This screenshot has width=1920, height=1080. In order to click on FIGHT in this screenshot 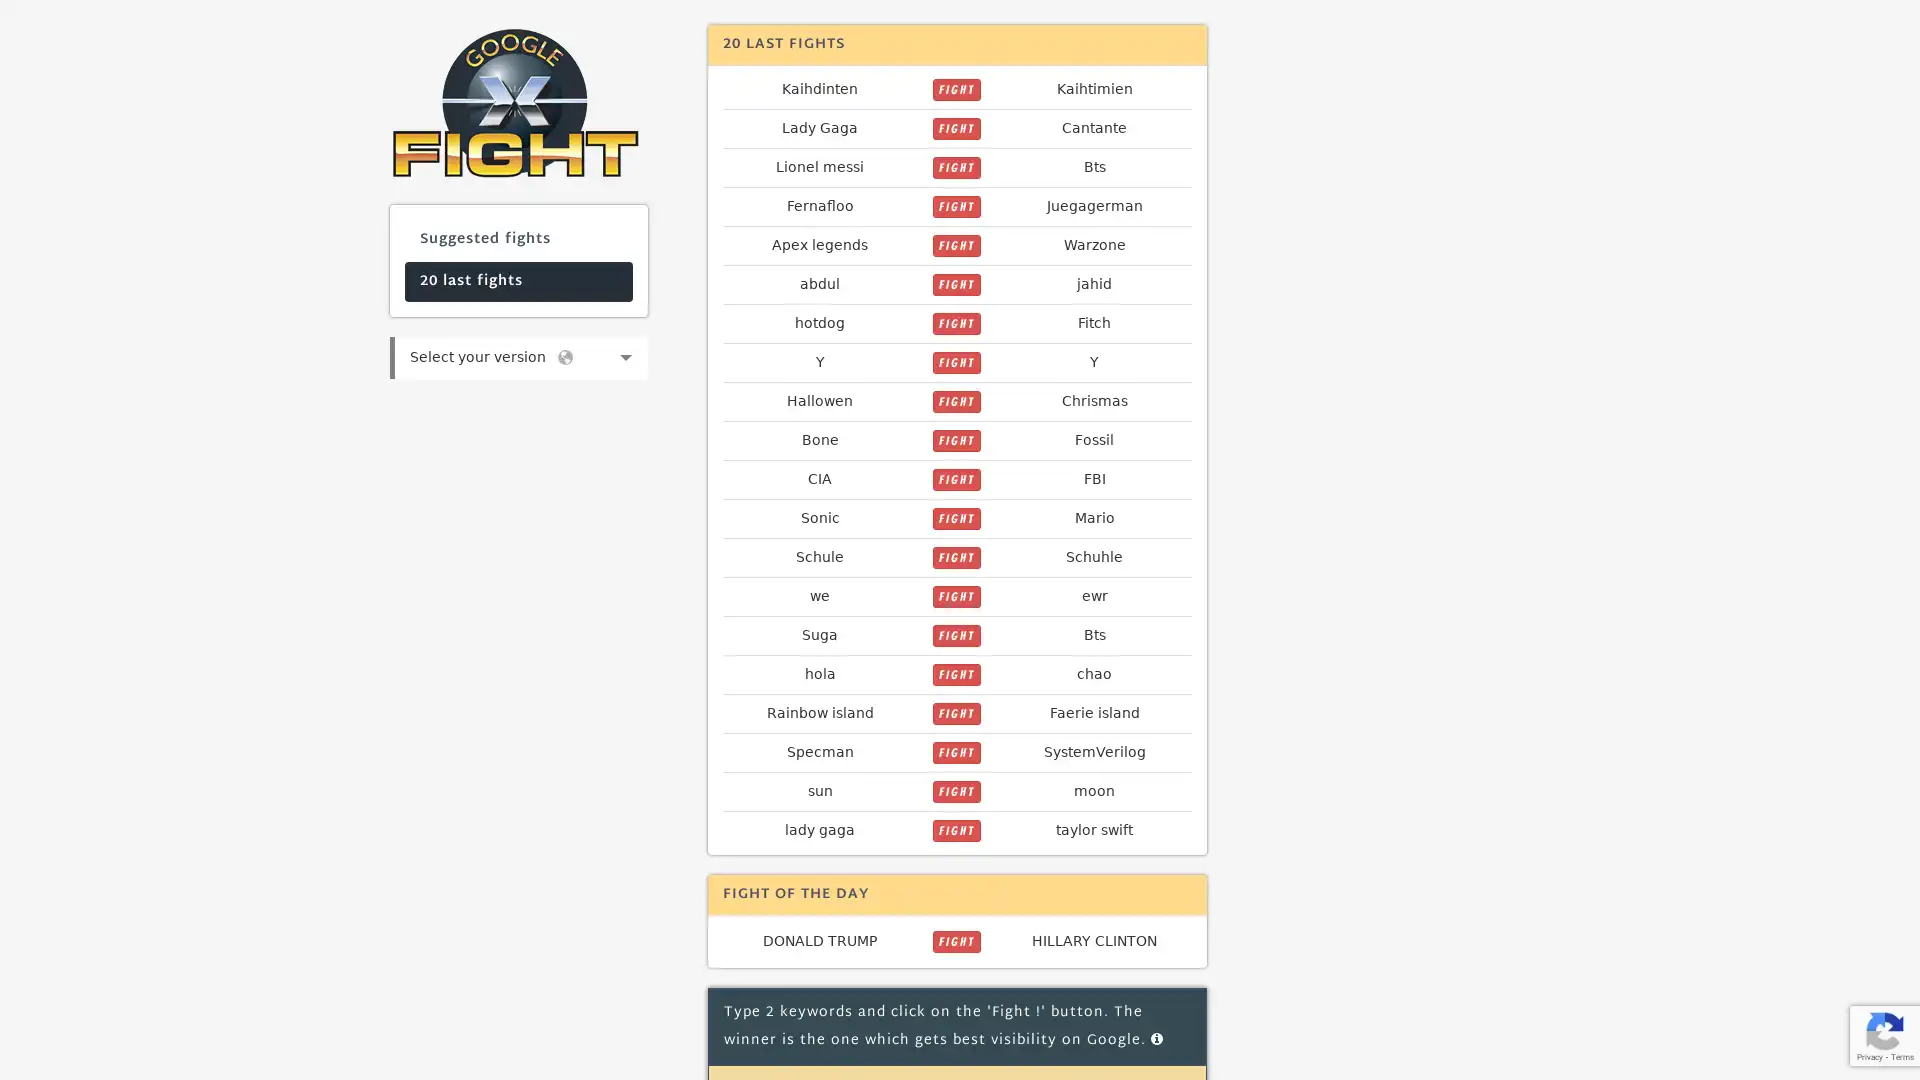, I will do `click(955, 752)`.